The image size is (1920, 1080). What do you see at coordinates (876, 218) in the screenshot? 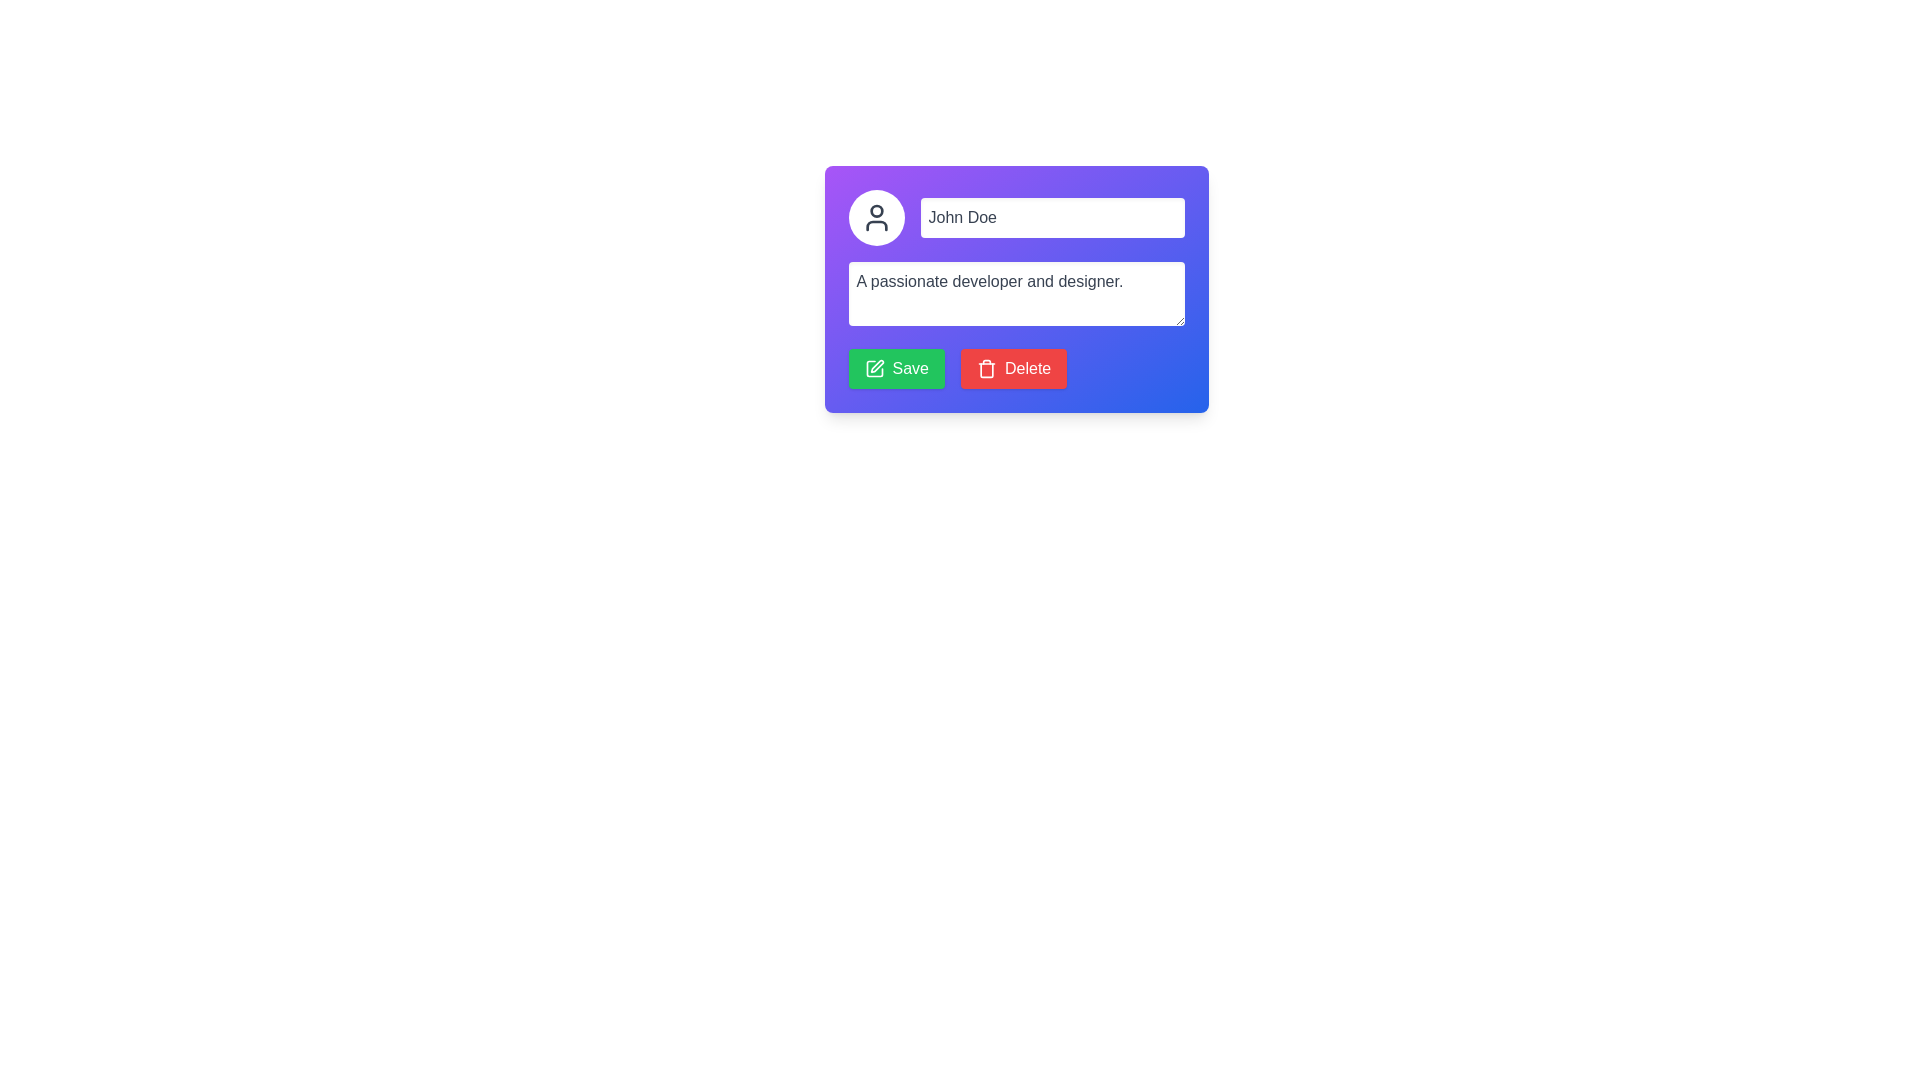
I see `the user icon SVG located within the profile area, which features a circular head and half-circle shoulders, positioned adjacent to the 'John Doe' text input field` at bounding box center [876, 218].